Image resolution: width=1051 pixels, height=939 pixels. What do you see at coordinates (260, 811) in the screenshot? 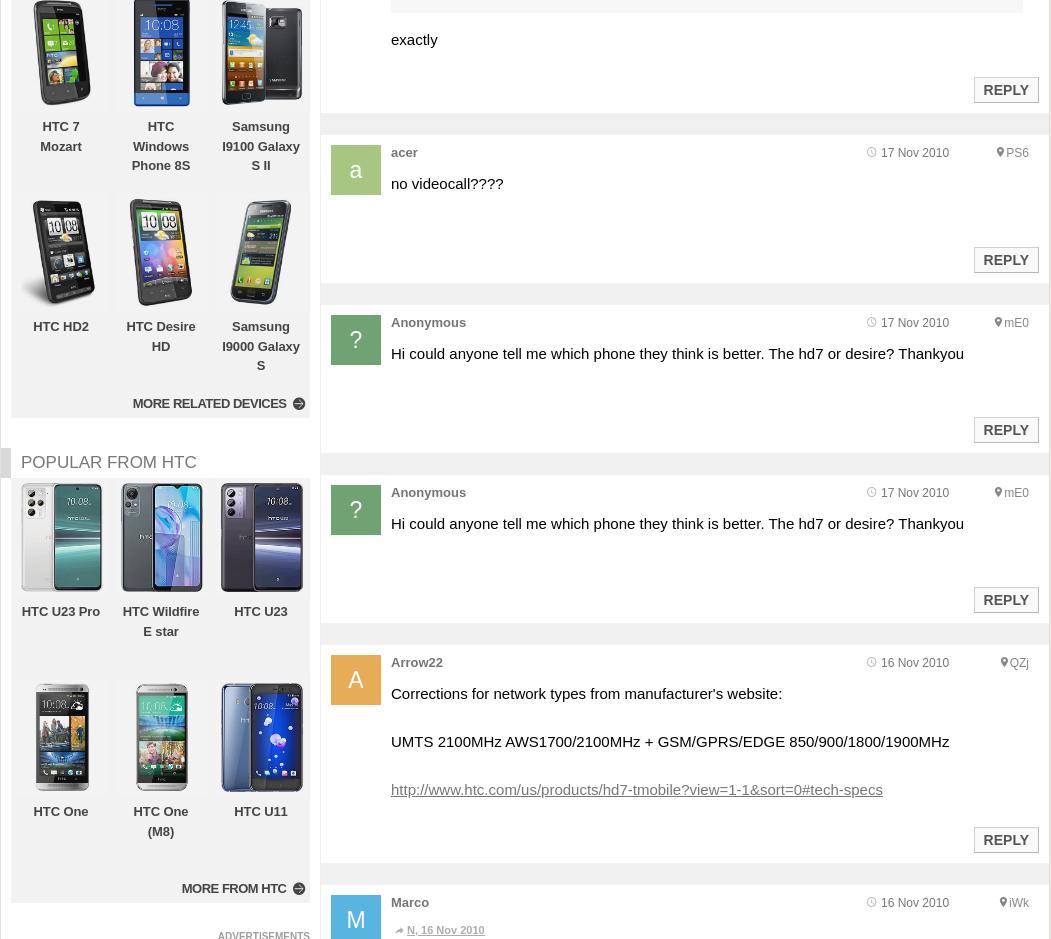
I see `'HTC U11'` at bounding box center [260, 811].